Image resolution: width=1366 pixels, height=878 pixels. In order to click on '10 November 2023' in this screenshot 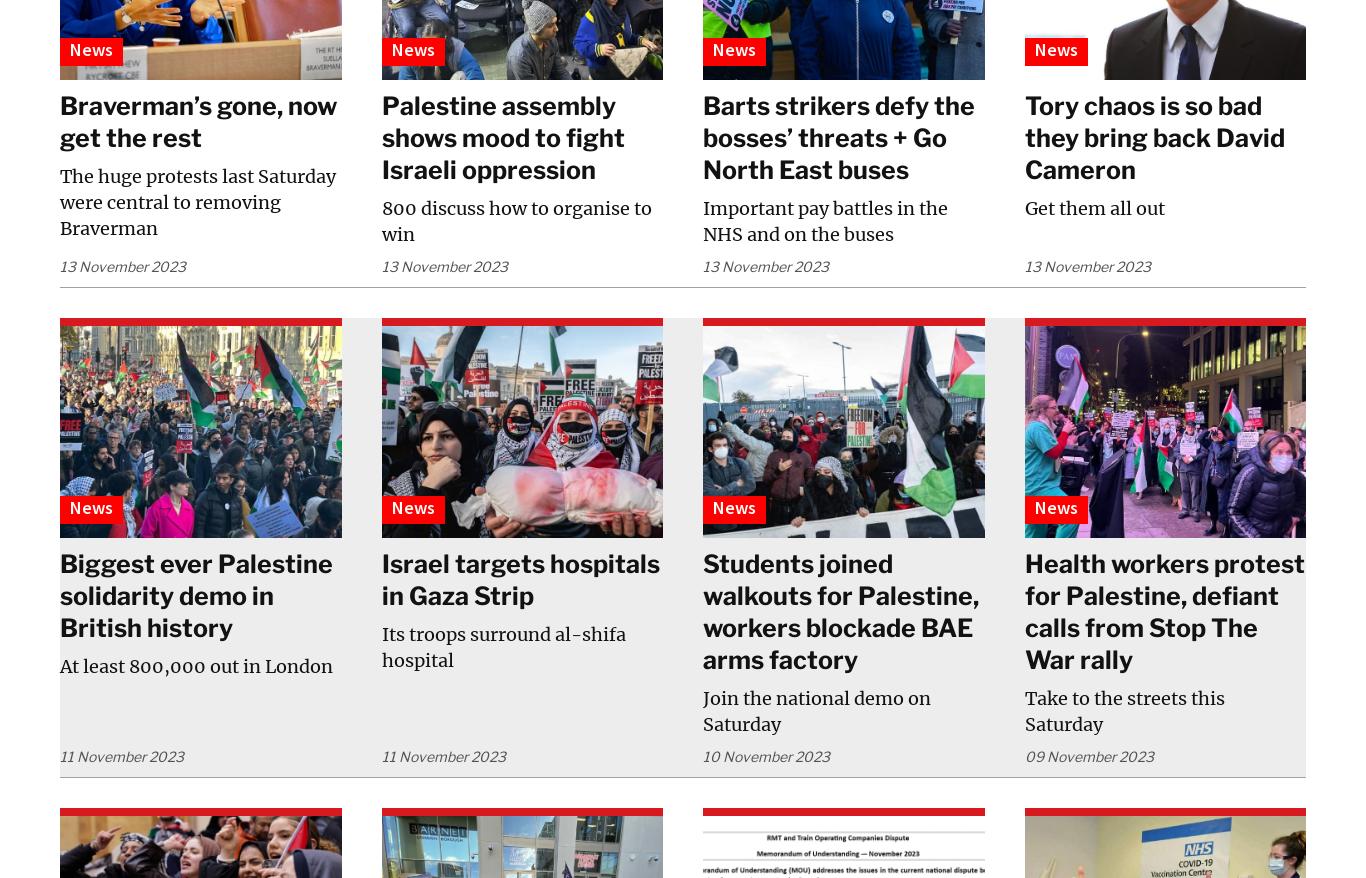, I will do `click(766, 755)`.